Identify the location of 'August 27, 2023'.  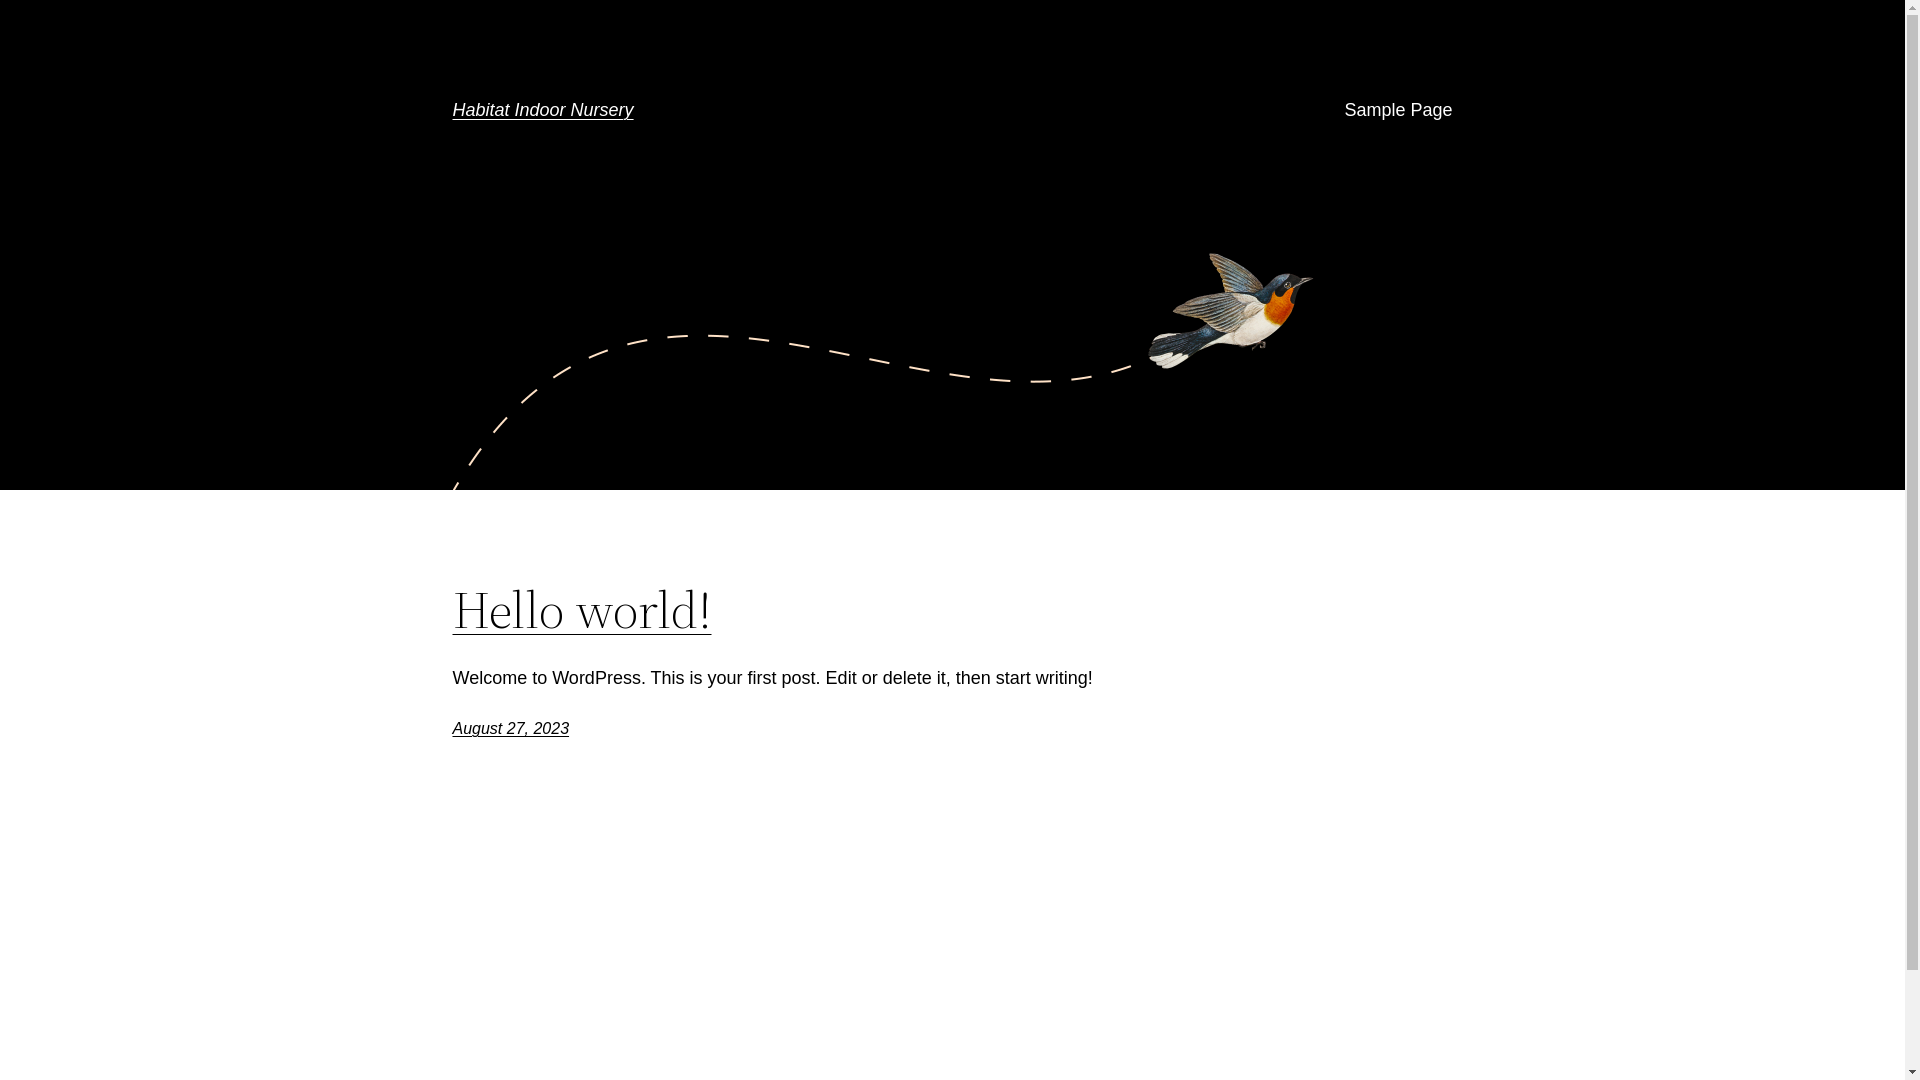
(510, 728).